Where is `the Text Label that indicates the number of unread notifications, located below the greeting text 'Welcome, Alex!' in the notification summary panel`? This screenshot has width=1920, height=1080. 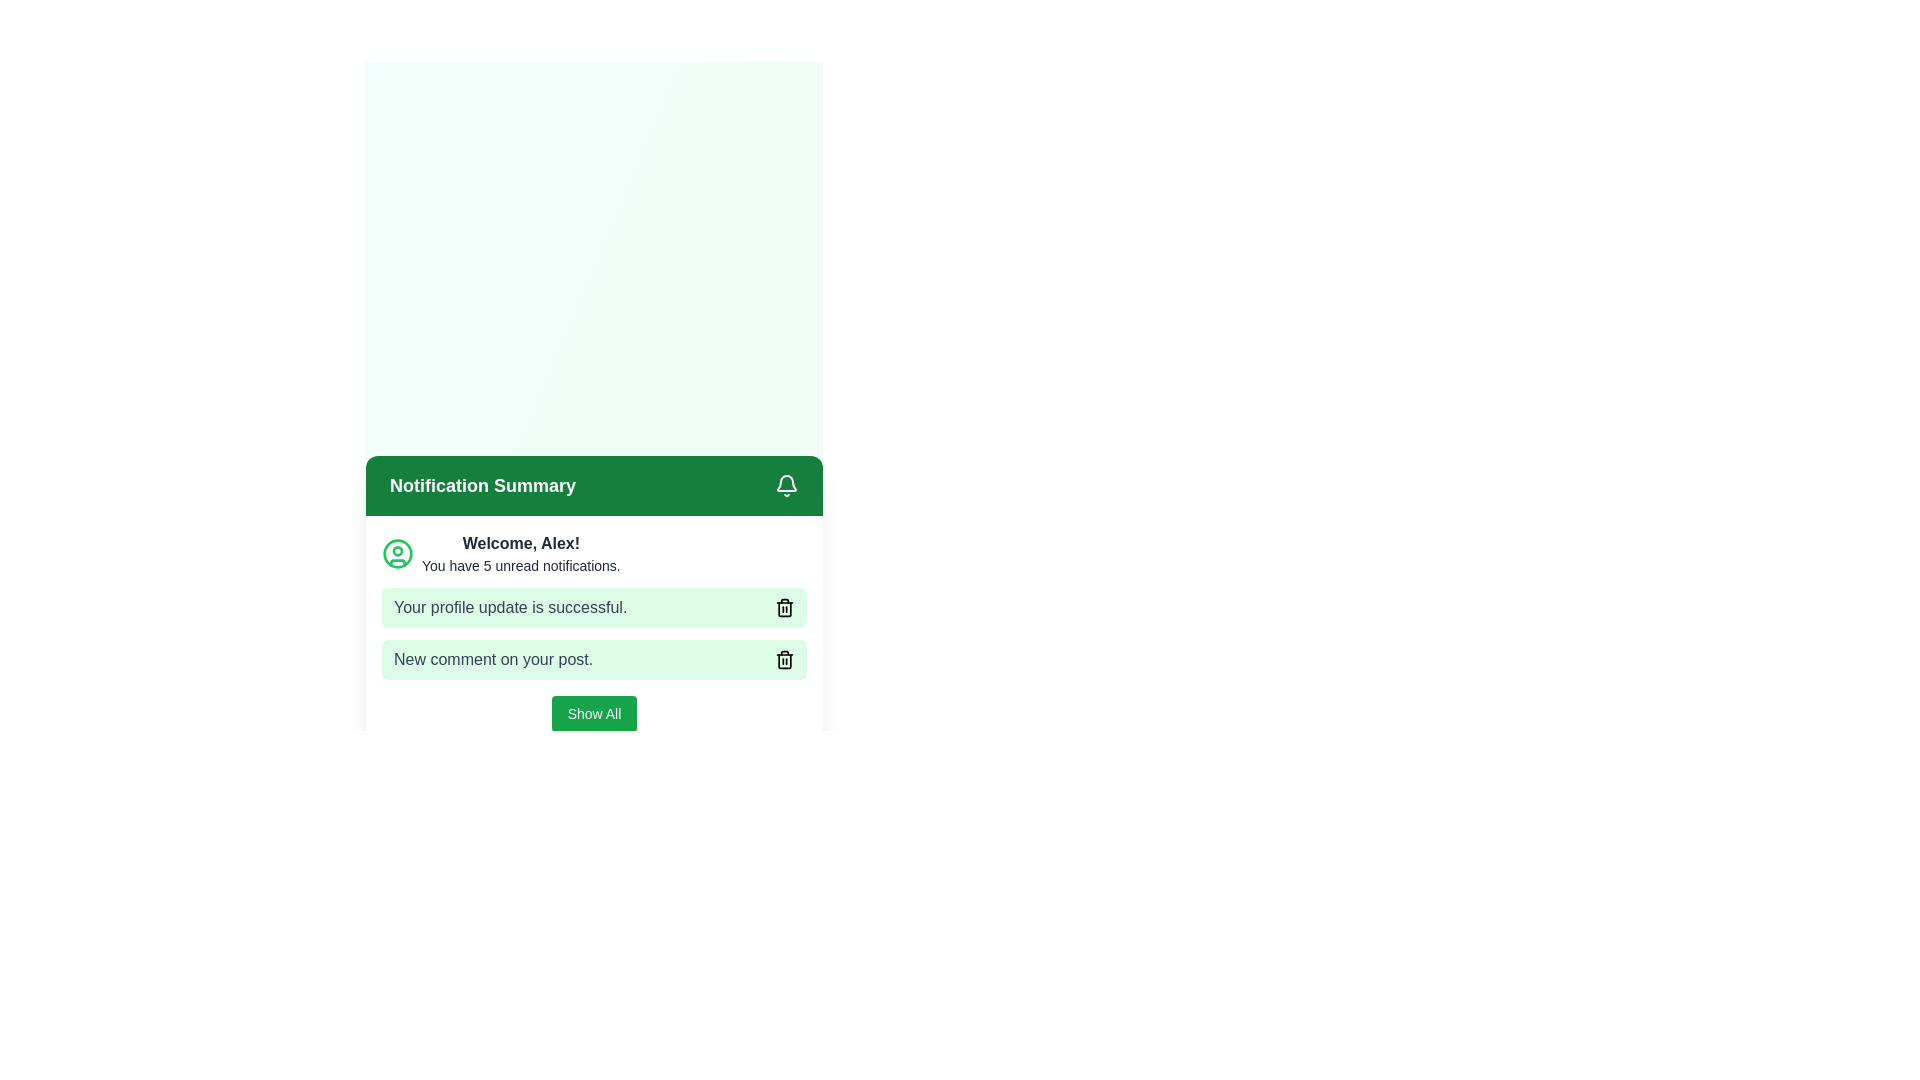
the Text Label that indicates the number of unread notifications, located below the greeting text 'Welcome, Alex!' in the notification summary panel is located at coordinates (521, 566).